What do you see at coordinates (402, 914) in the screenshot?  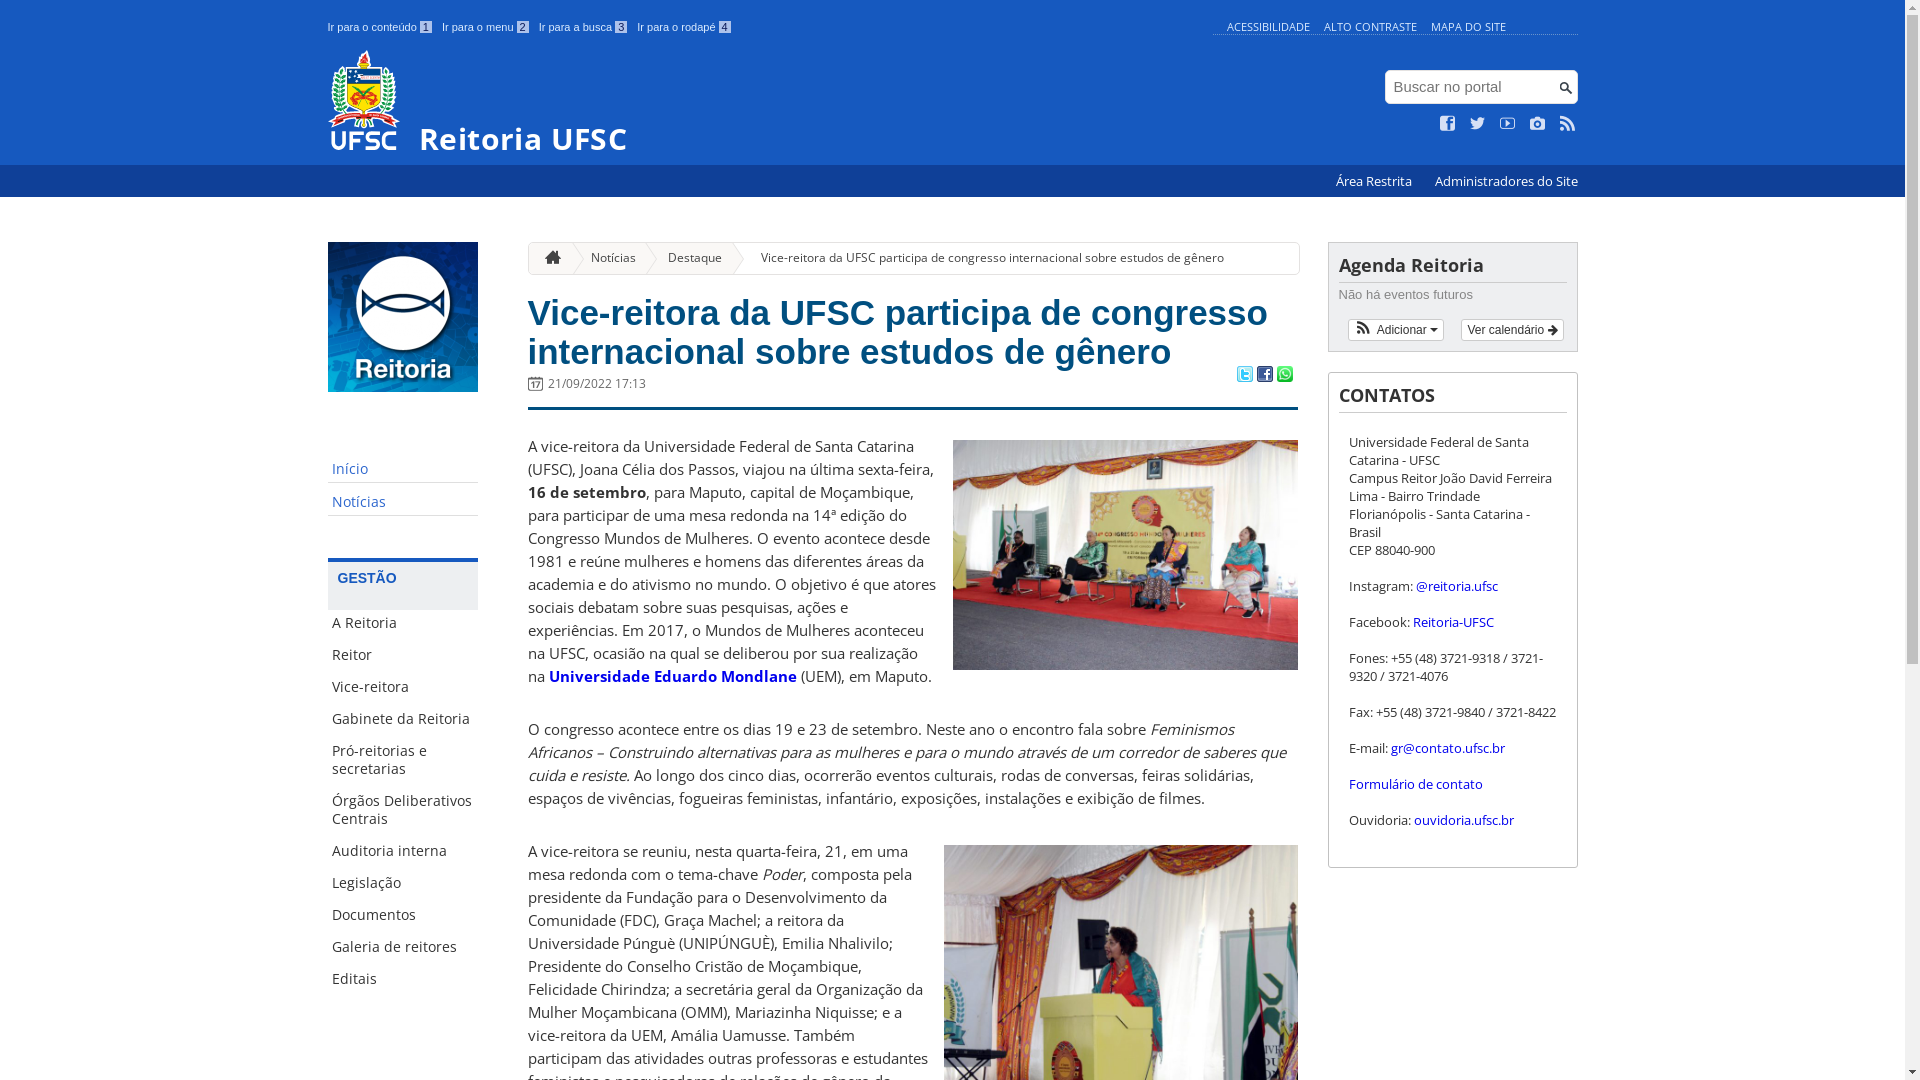 I see `'Documentos'` at bounding box center [402, 914].